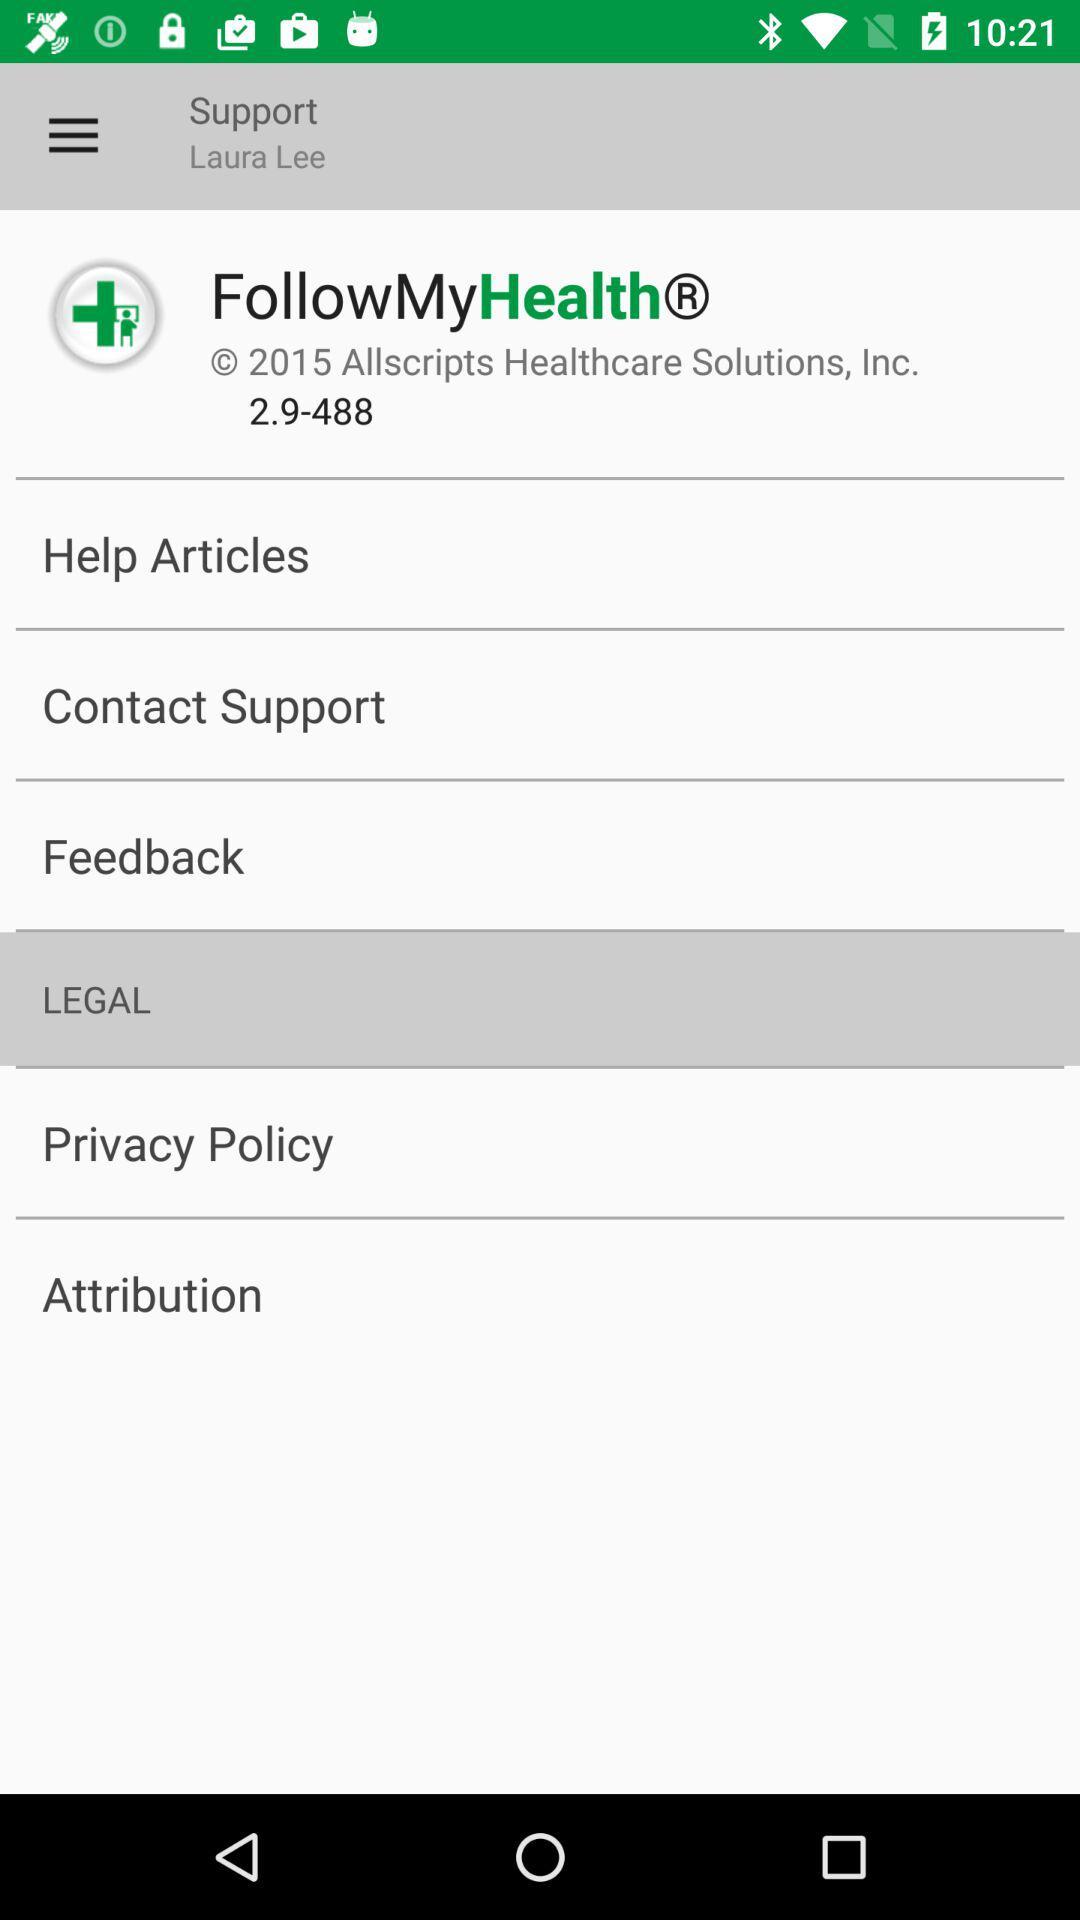  Describe the element at coordinates (540, 1142) in the screenshot. I see `the privacy policy item` at that location.